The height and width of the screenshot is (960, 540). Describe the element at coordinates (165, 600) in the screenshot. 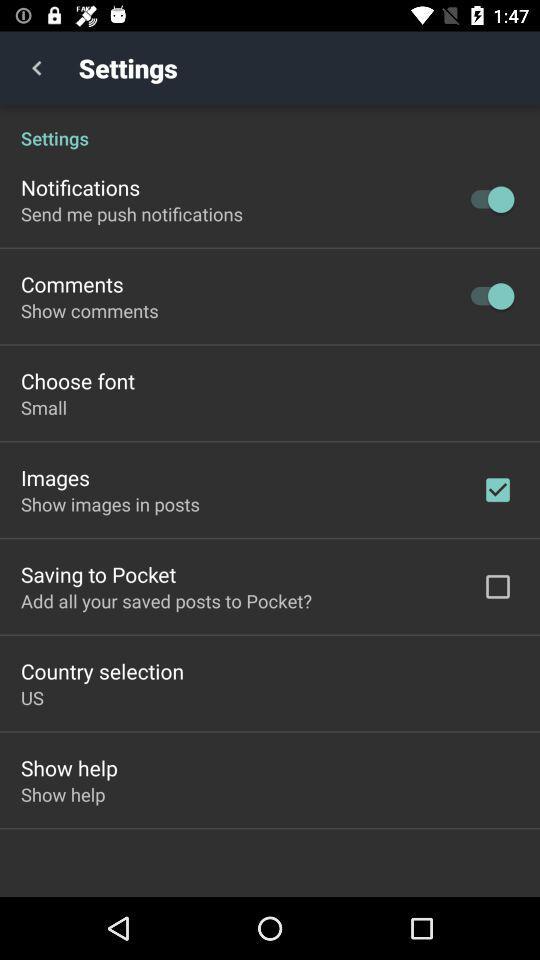

I see `the item above country selection` at that location.